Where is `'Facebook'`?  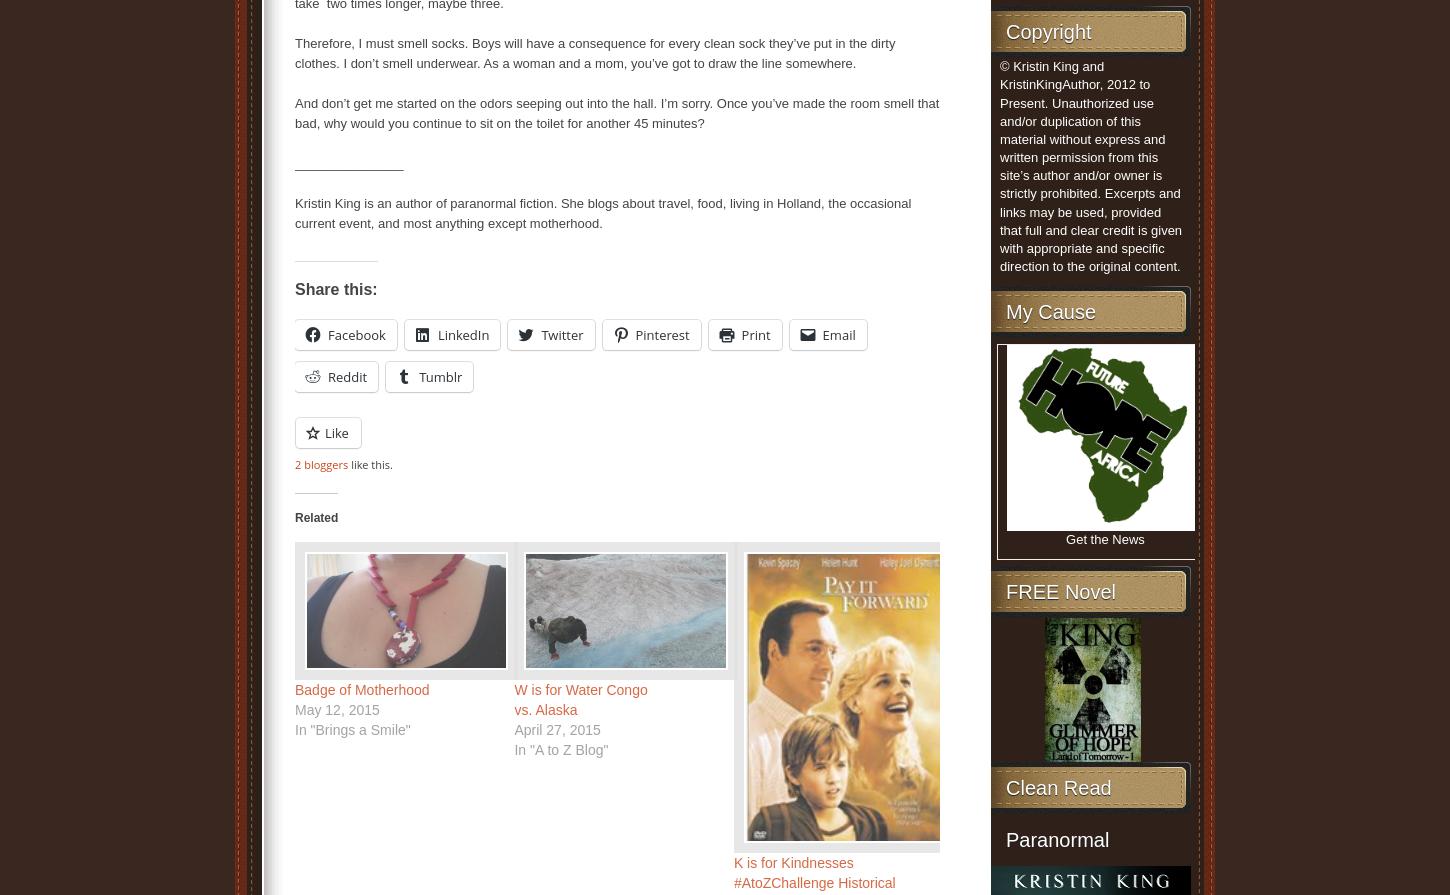
'Facebook' is located at coordinates (356, 334).